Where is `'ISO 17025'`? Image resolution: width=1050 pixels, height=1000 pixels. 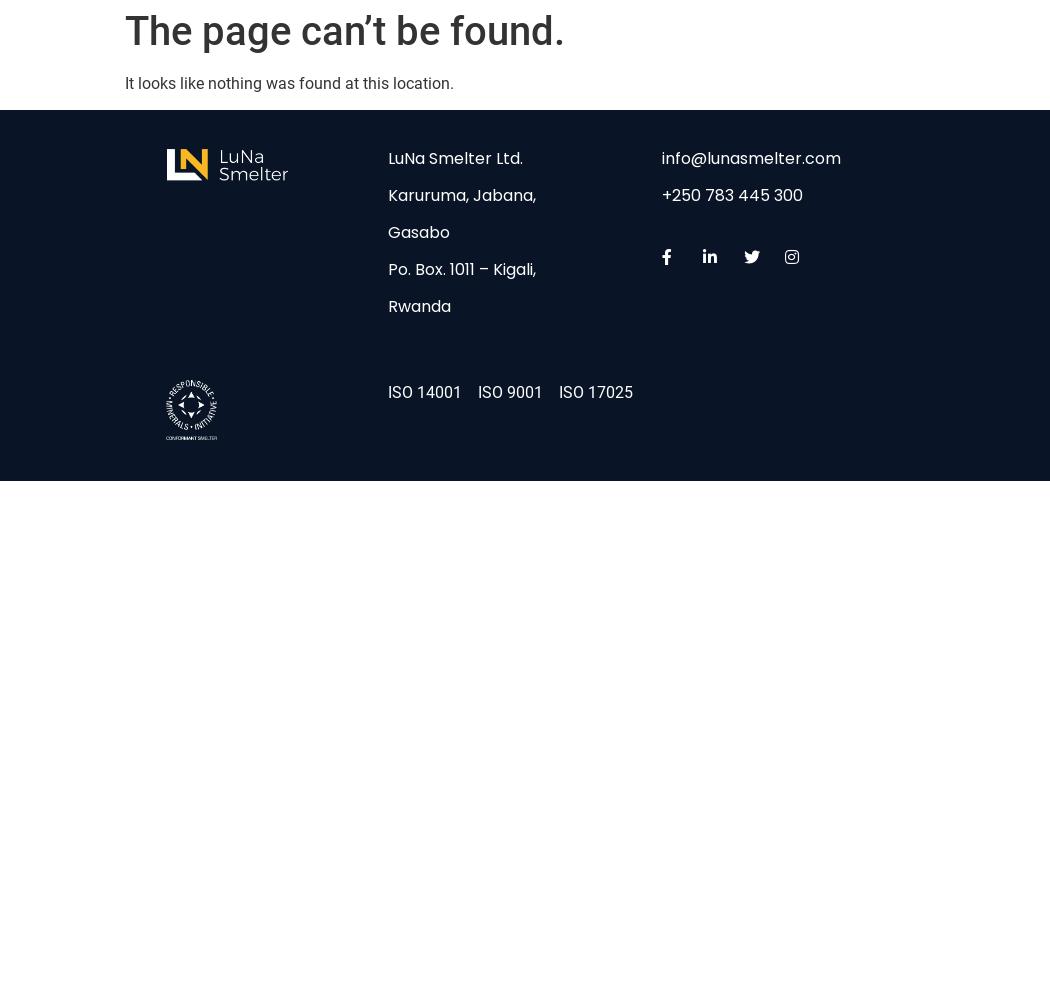
'ISO 17025' is located at coordinates (594, 391).